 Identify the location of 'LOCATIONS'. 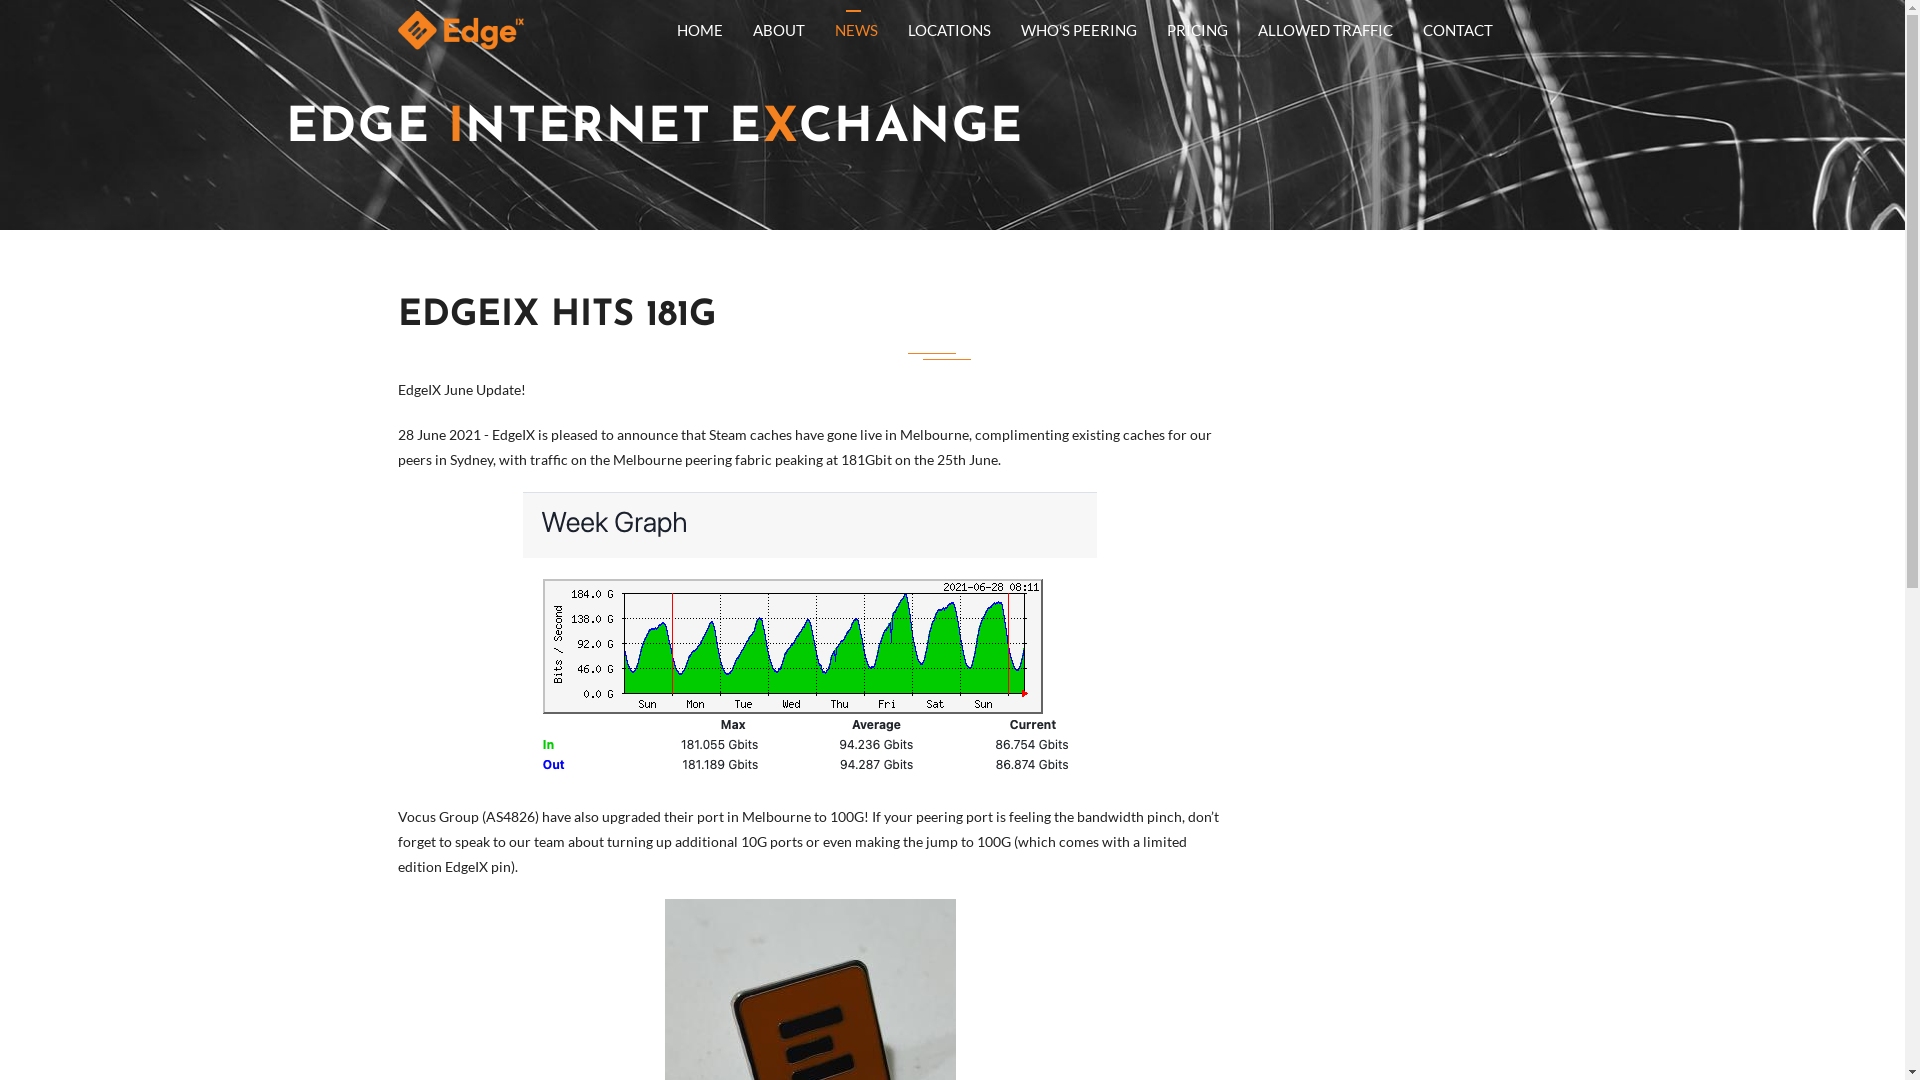
(947, 30).